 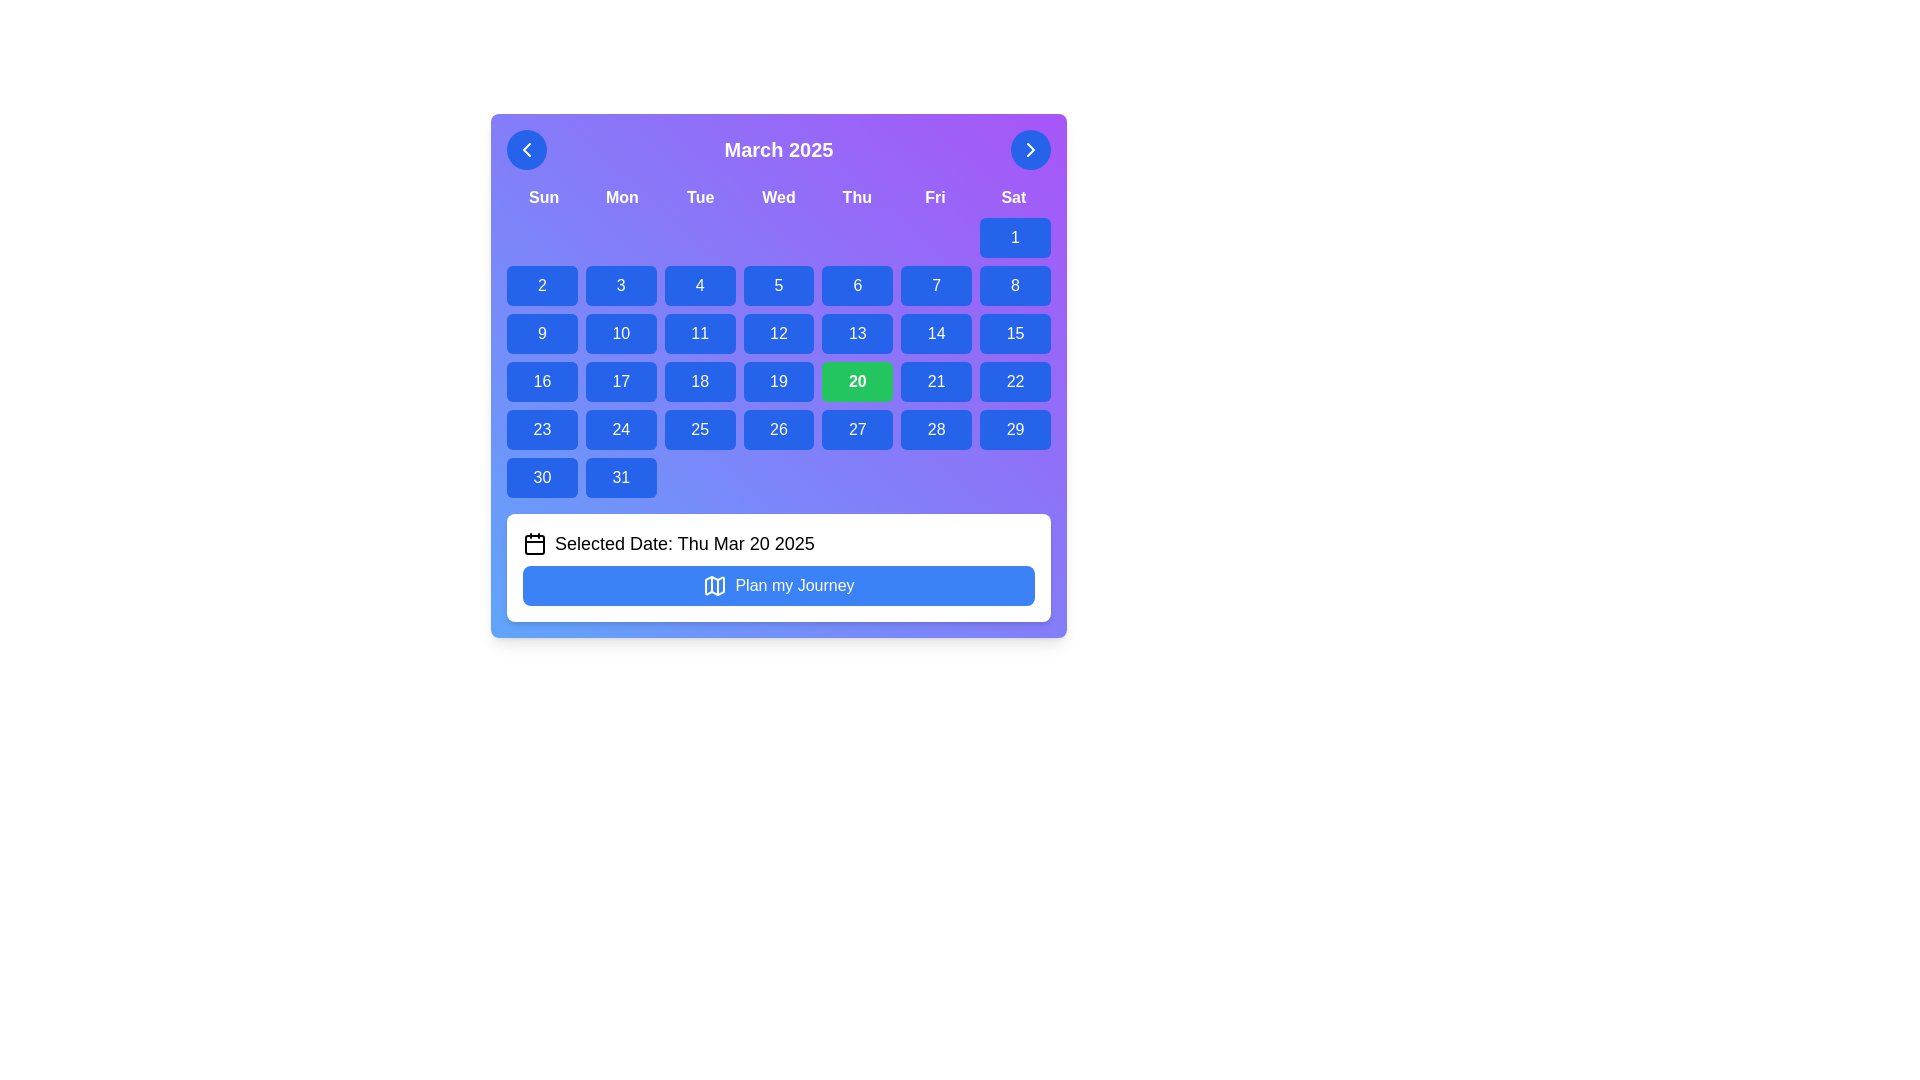 What do you see at coordinates (542, 478) in the screenshot?
I see `the blue rectangular button with rounded corners containing the white text '30'` at bounding box center [542, 478].